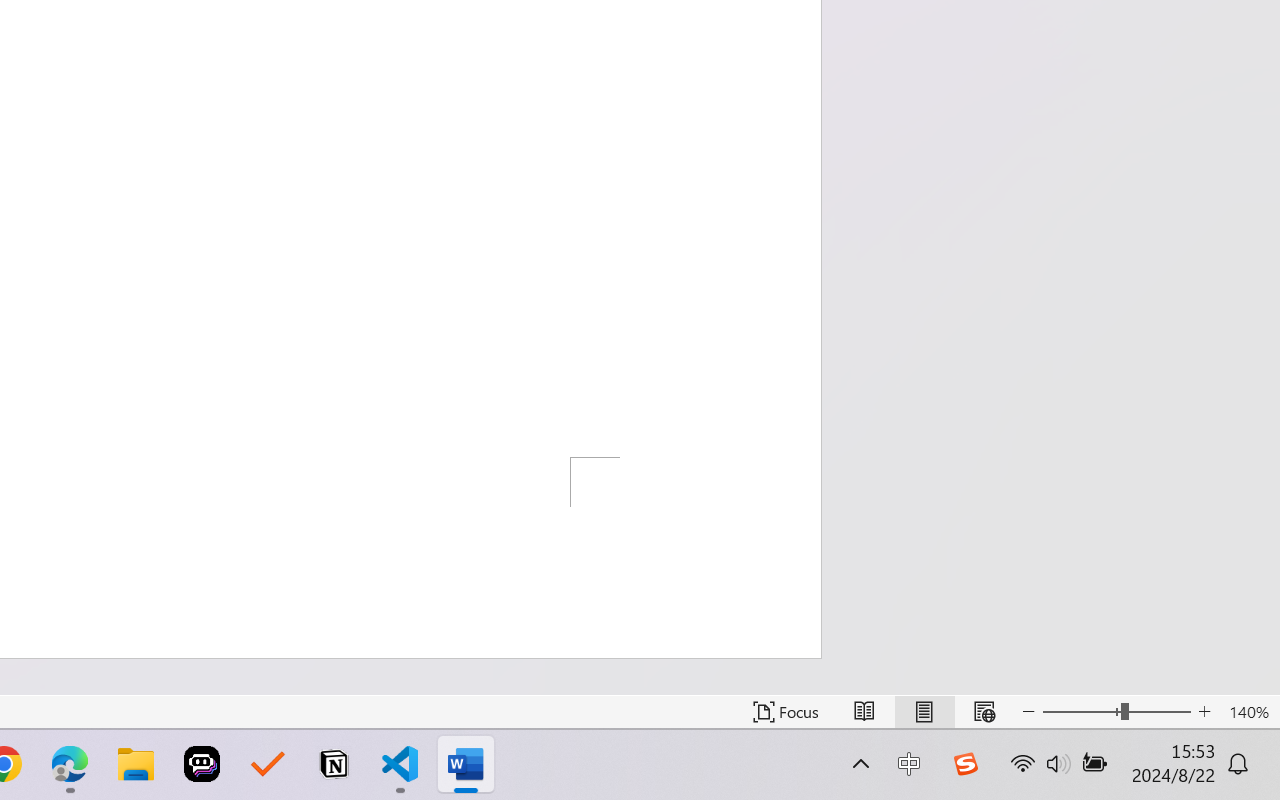  Describe the element at coordinates (785, 711) in the screenshot. I see `'Focus '` at that location.